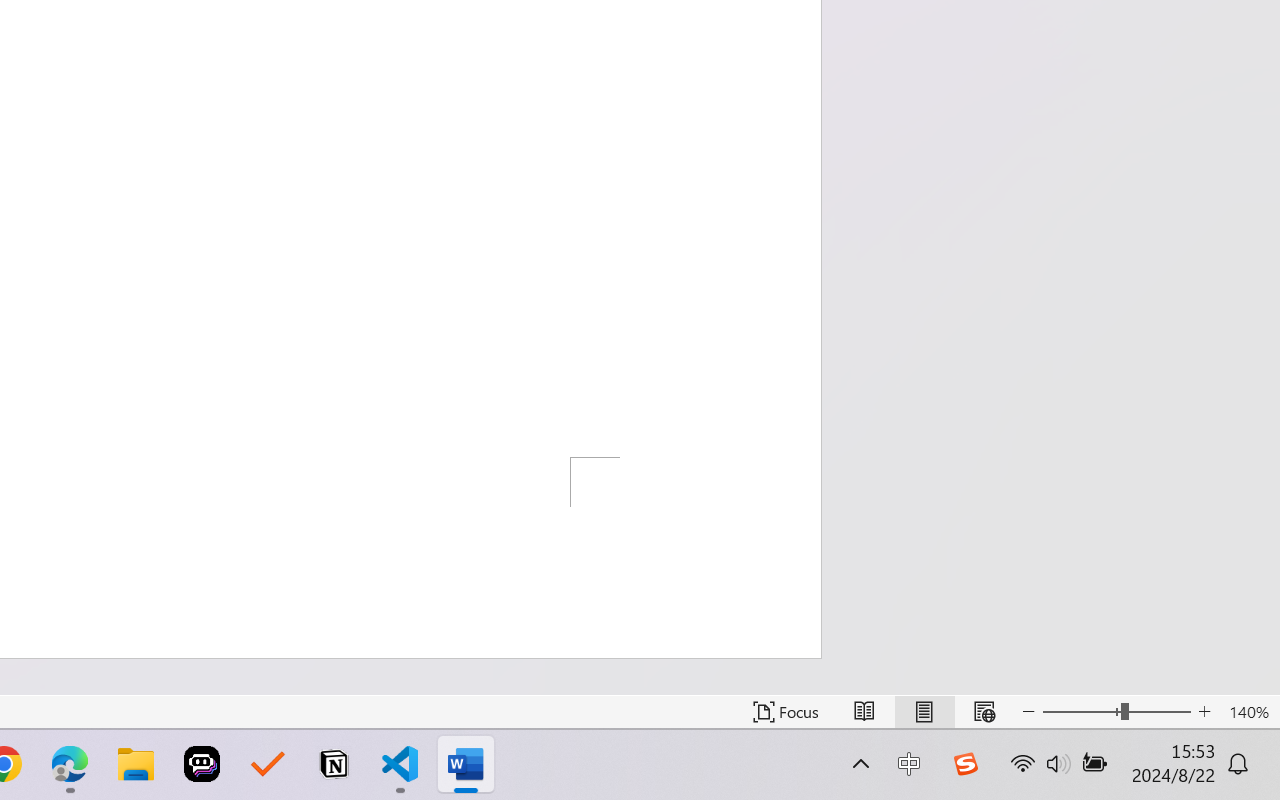  Describe the element at coordinates (785, 711) in the screenshot. I see `'Focus '` at that location.